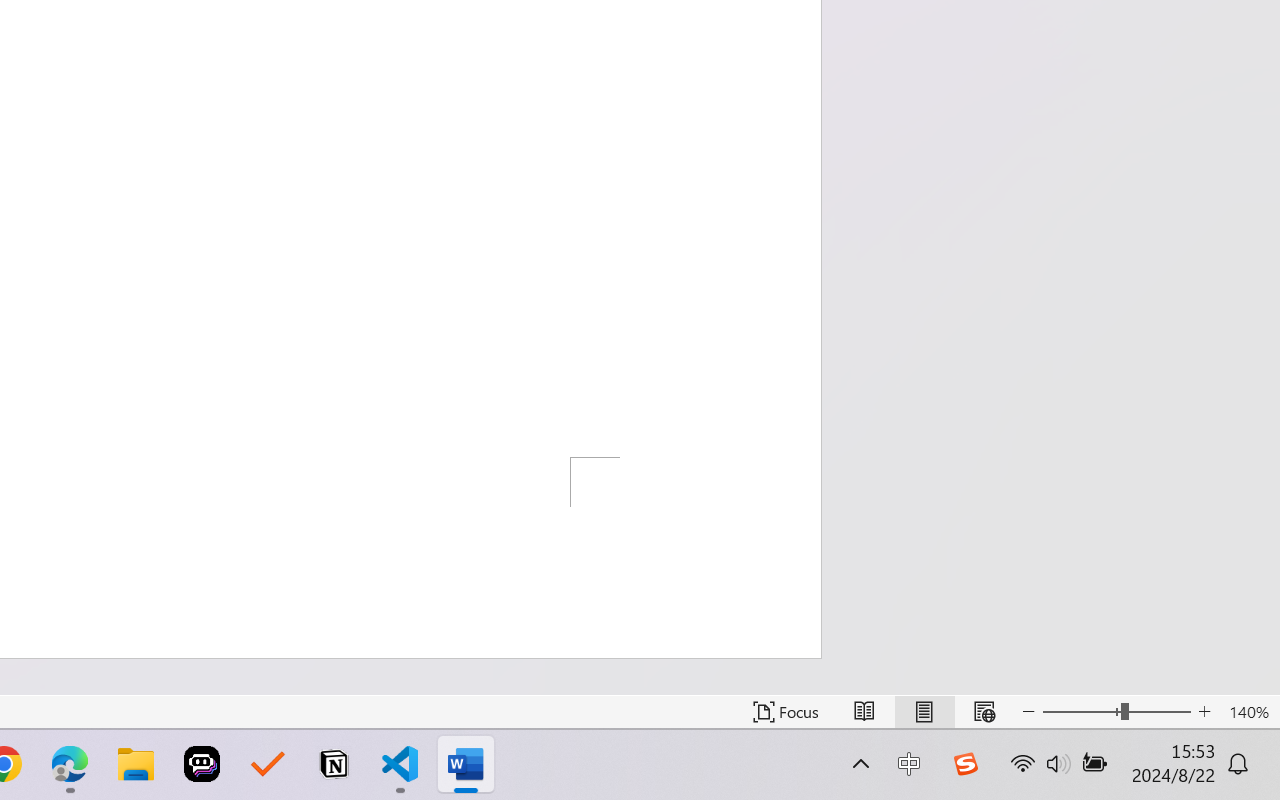  Describe the element at coordinates (785, 711) in the screenshot. I see `'Focus '` at that location.